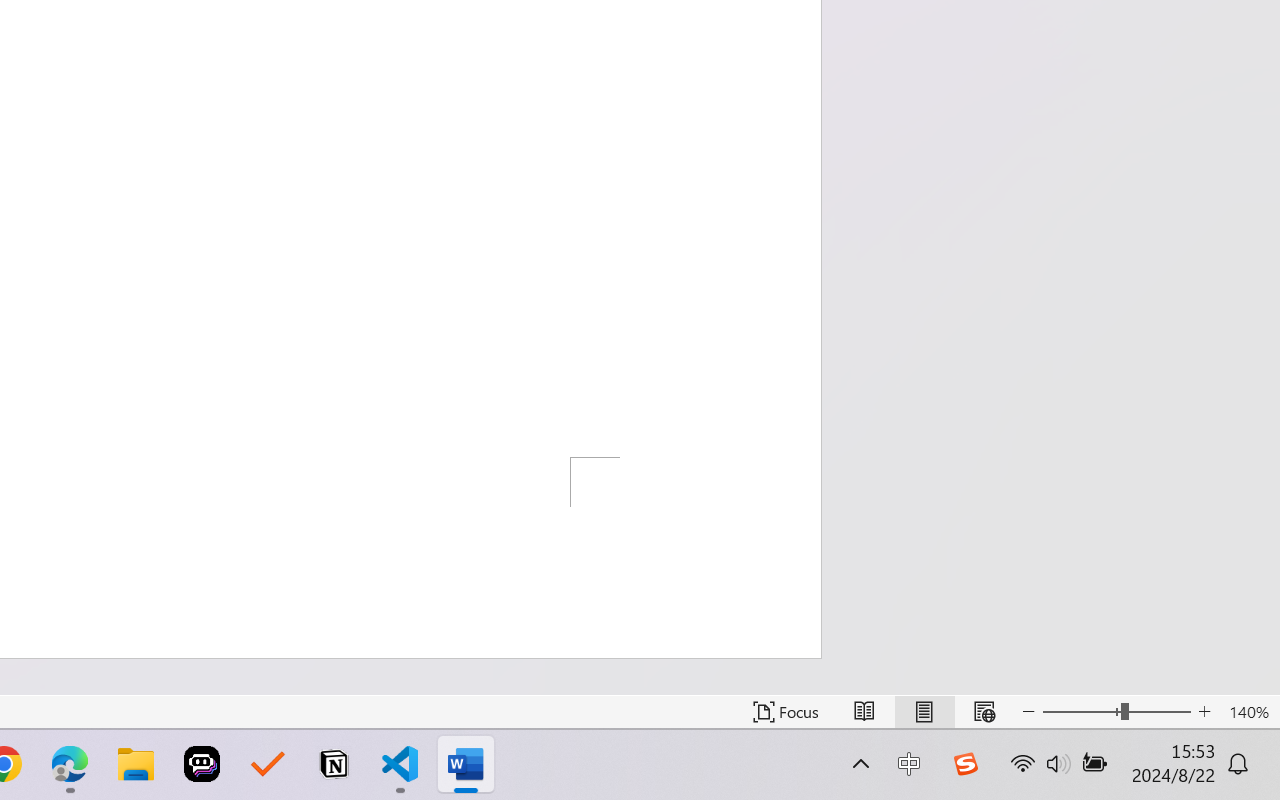  Describe the element at coordinates (785, 711) in the screenshot. I see `'Focus '` at that location.